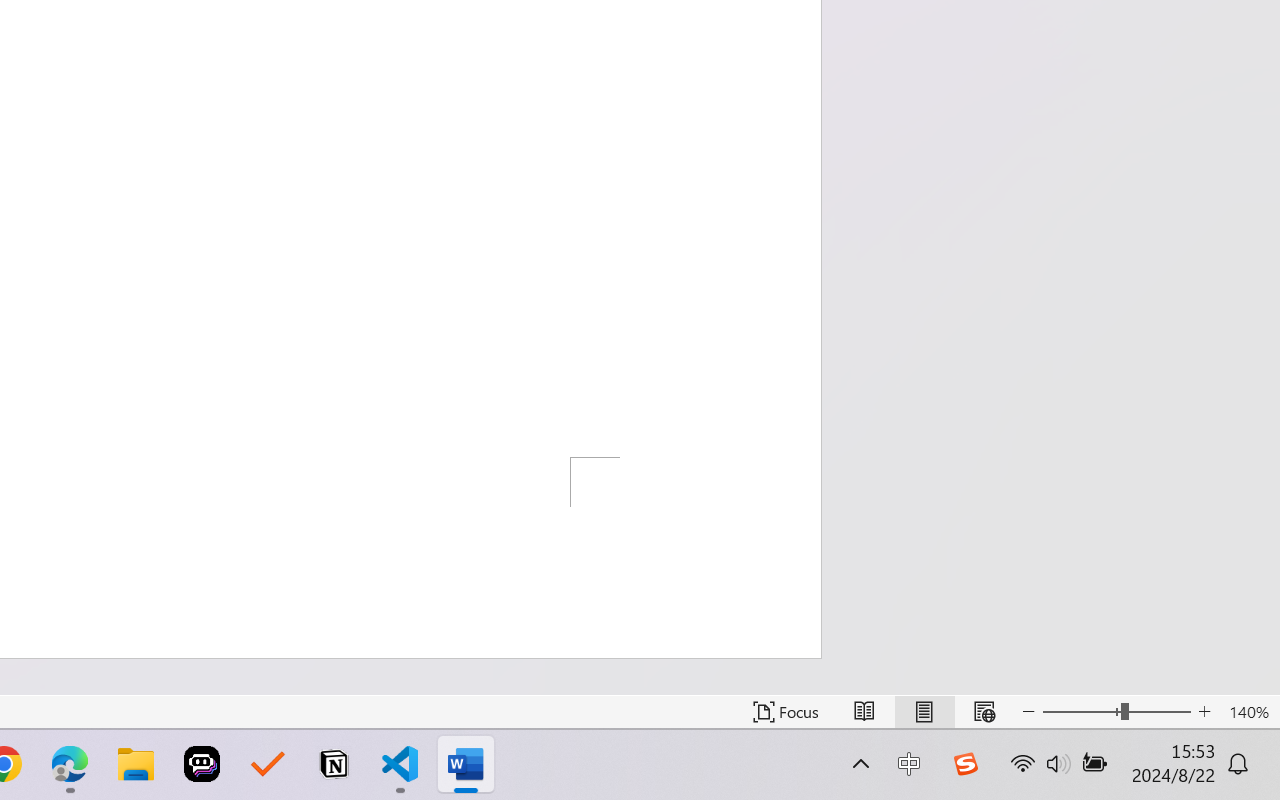  Describe the element at coordinates (785, 711) in the screenshot. I see `'Focus '` at that location.